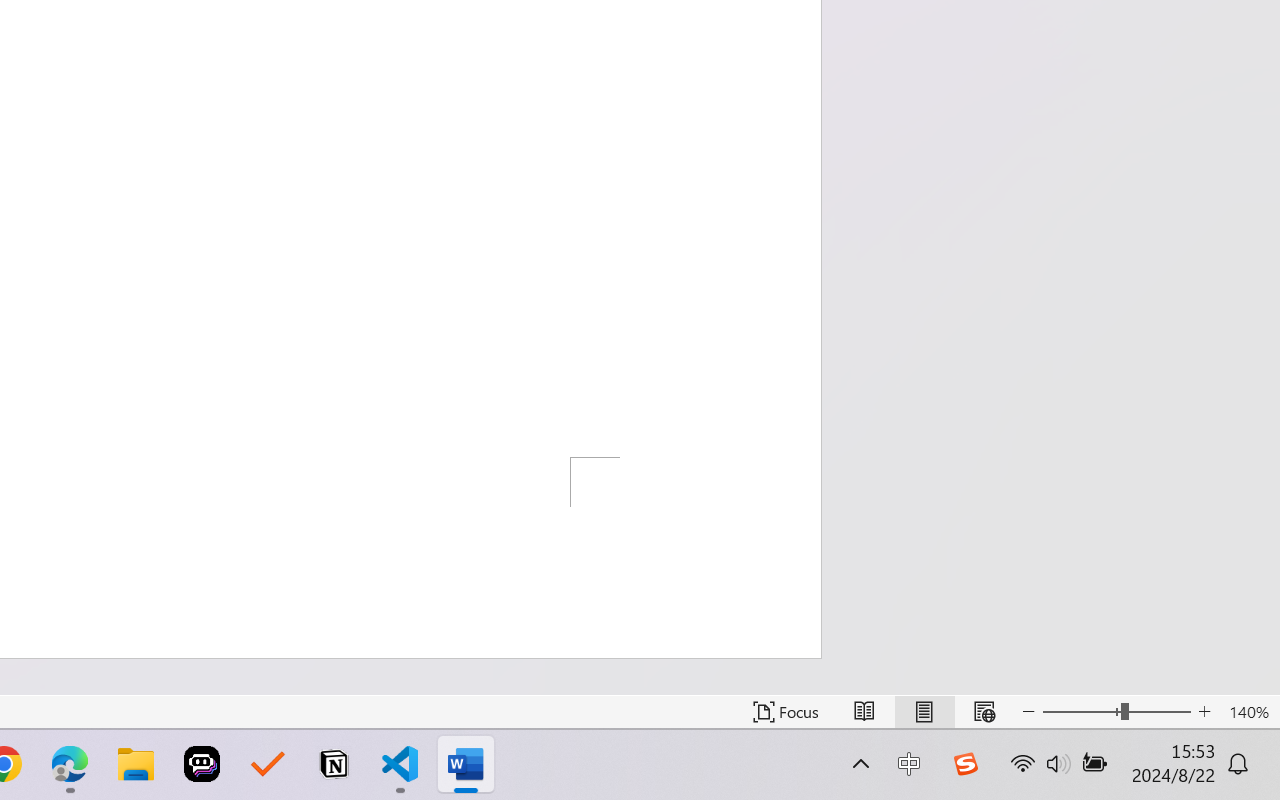  Describe the element at coordinates (785, 711) in the screenshot. I see `'Focus '` at that location.